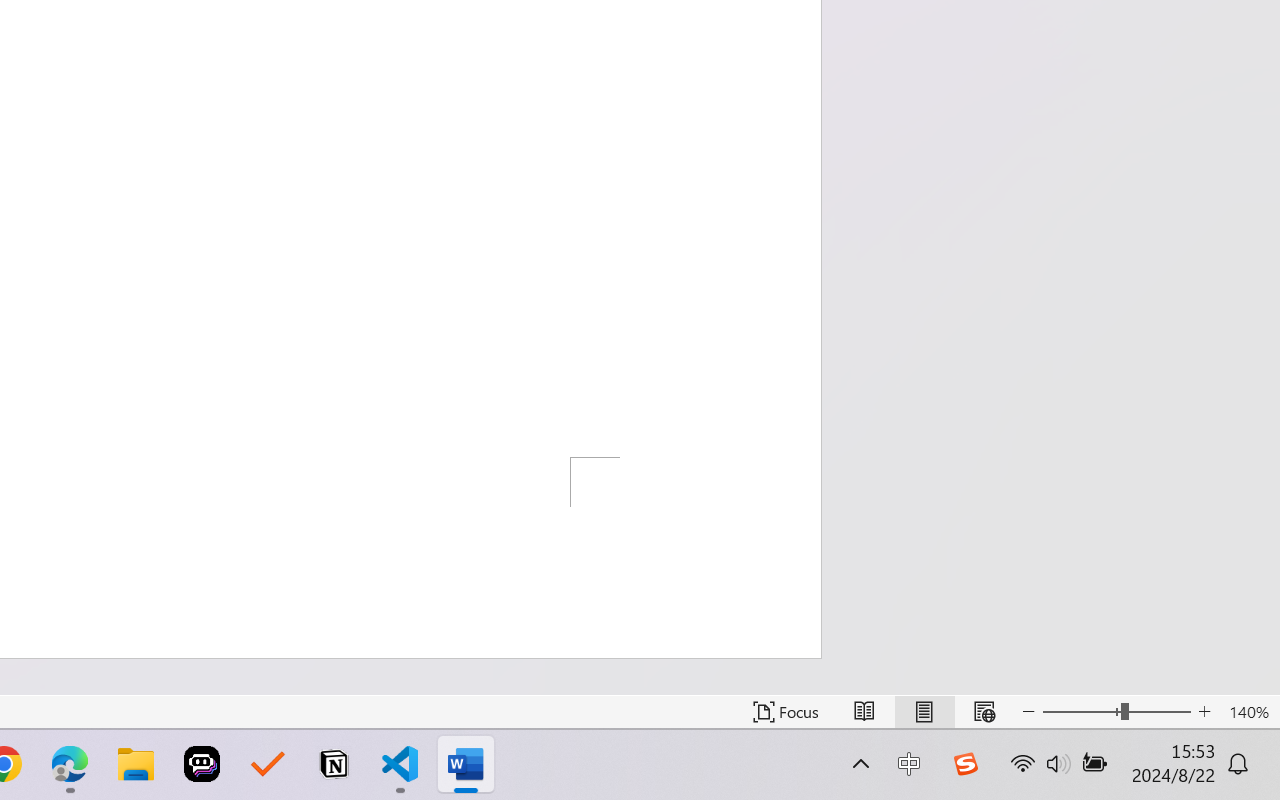  Describe the element at coordinates (785, 711) in the screenshot. I see `'Focus '` at that location.